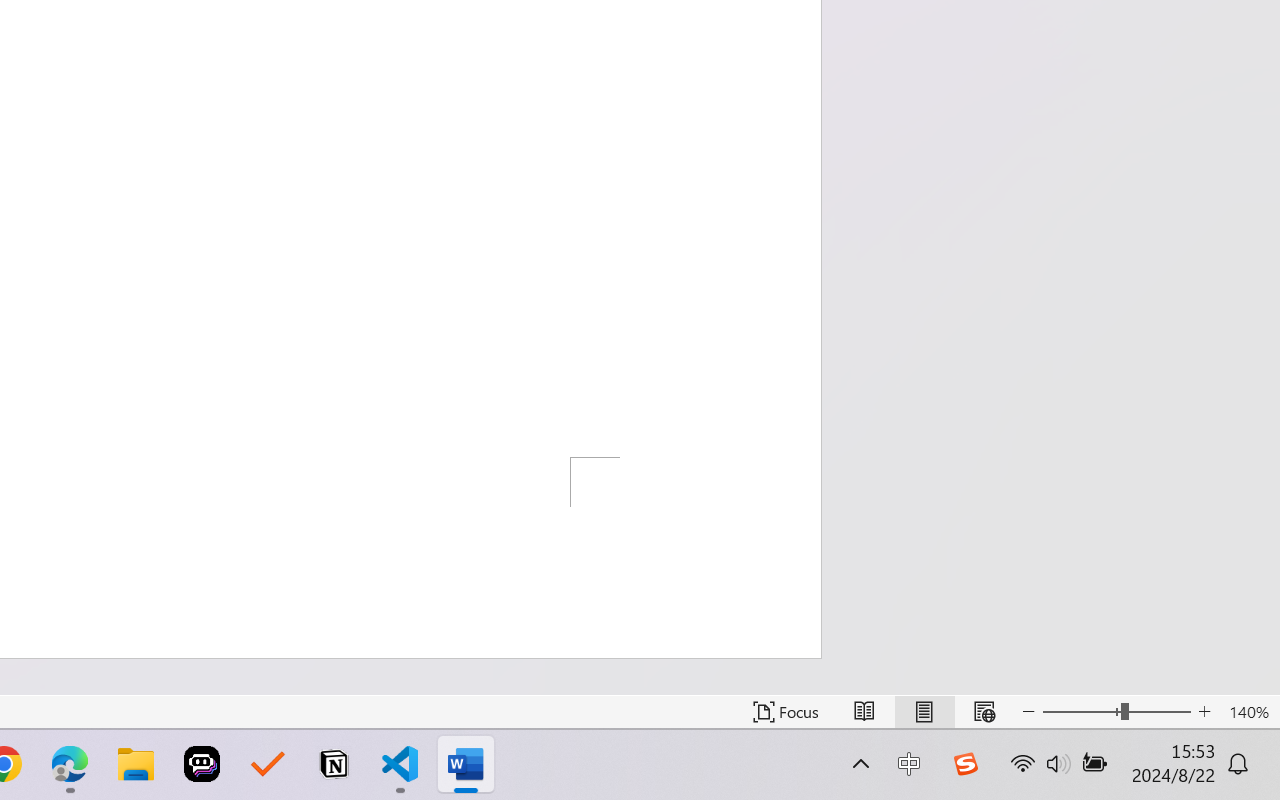  Describe the element at coordinates (785, 711) in the screenshot. I see `'Focus '` at that location.